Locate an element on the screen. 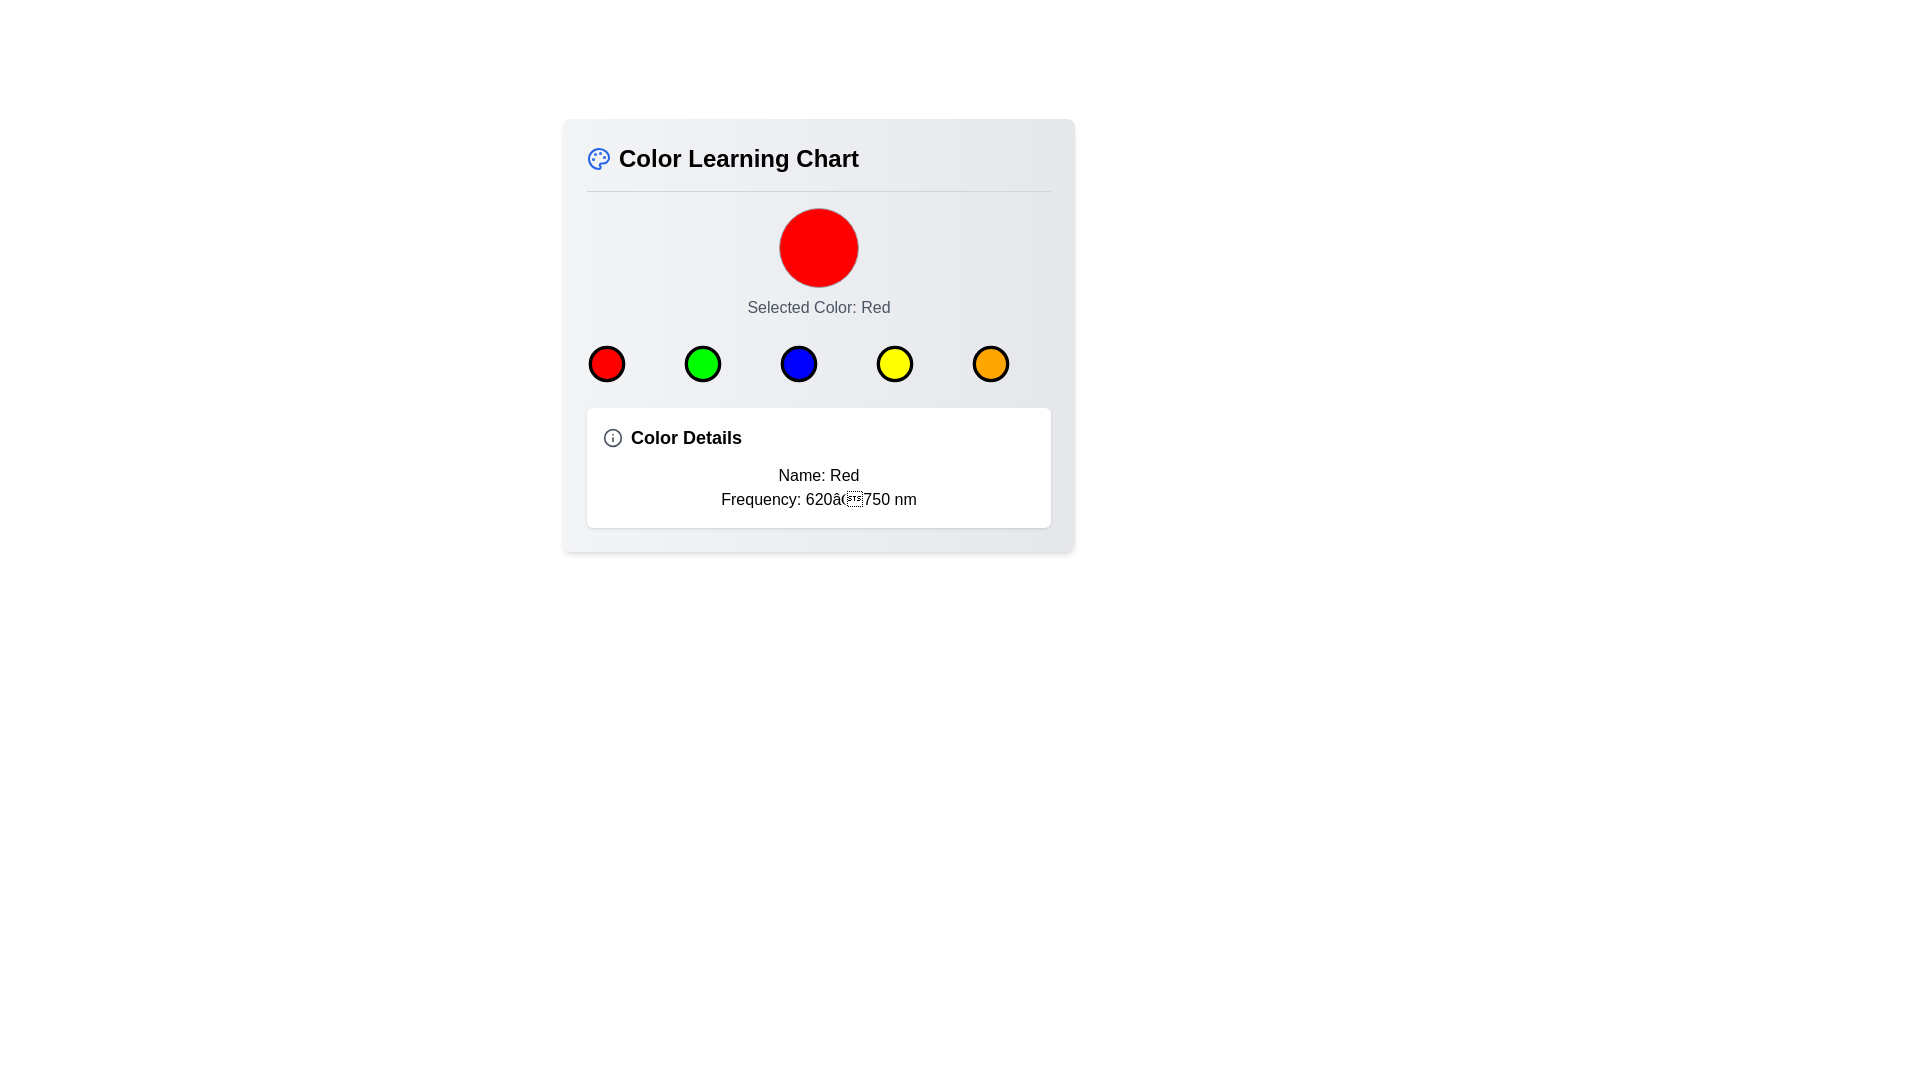 This screenshot has width=1920, height=1080. the circular blue button with a black border, which is the third element in a row of colored circles below the 'Color Learning Chart' header and the 'Selected Color: Red' label is located at coordinates (797, 363).